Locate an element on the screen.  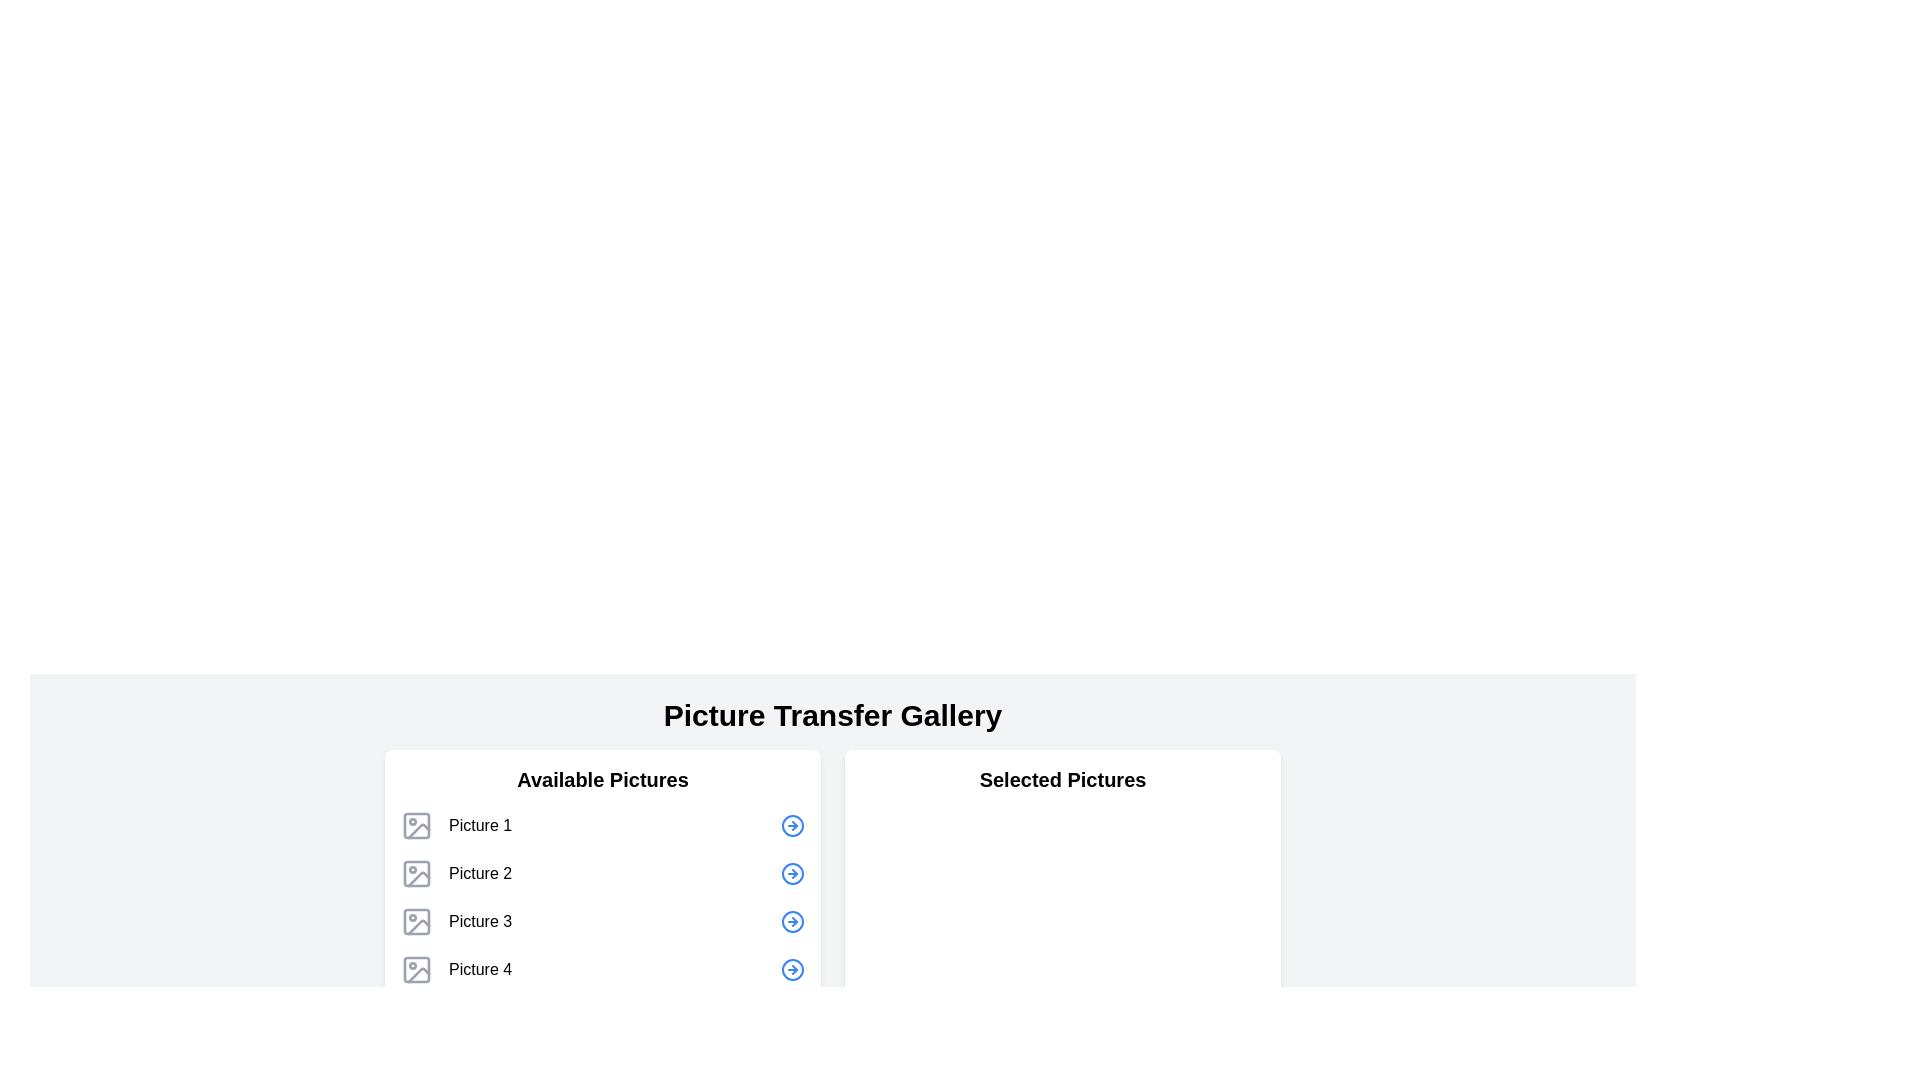
the Combined text and icon element located is located at coordinates (455, 873).